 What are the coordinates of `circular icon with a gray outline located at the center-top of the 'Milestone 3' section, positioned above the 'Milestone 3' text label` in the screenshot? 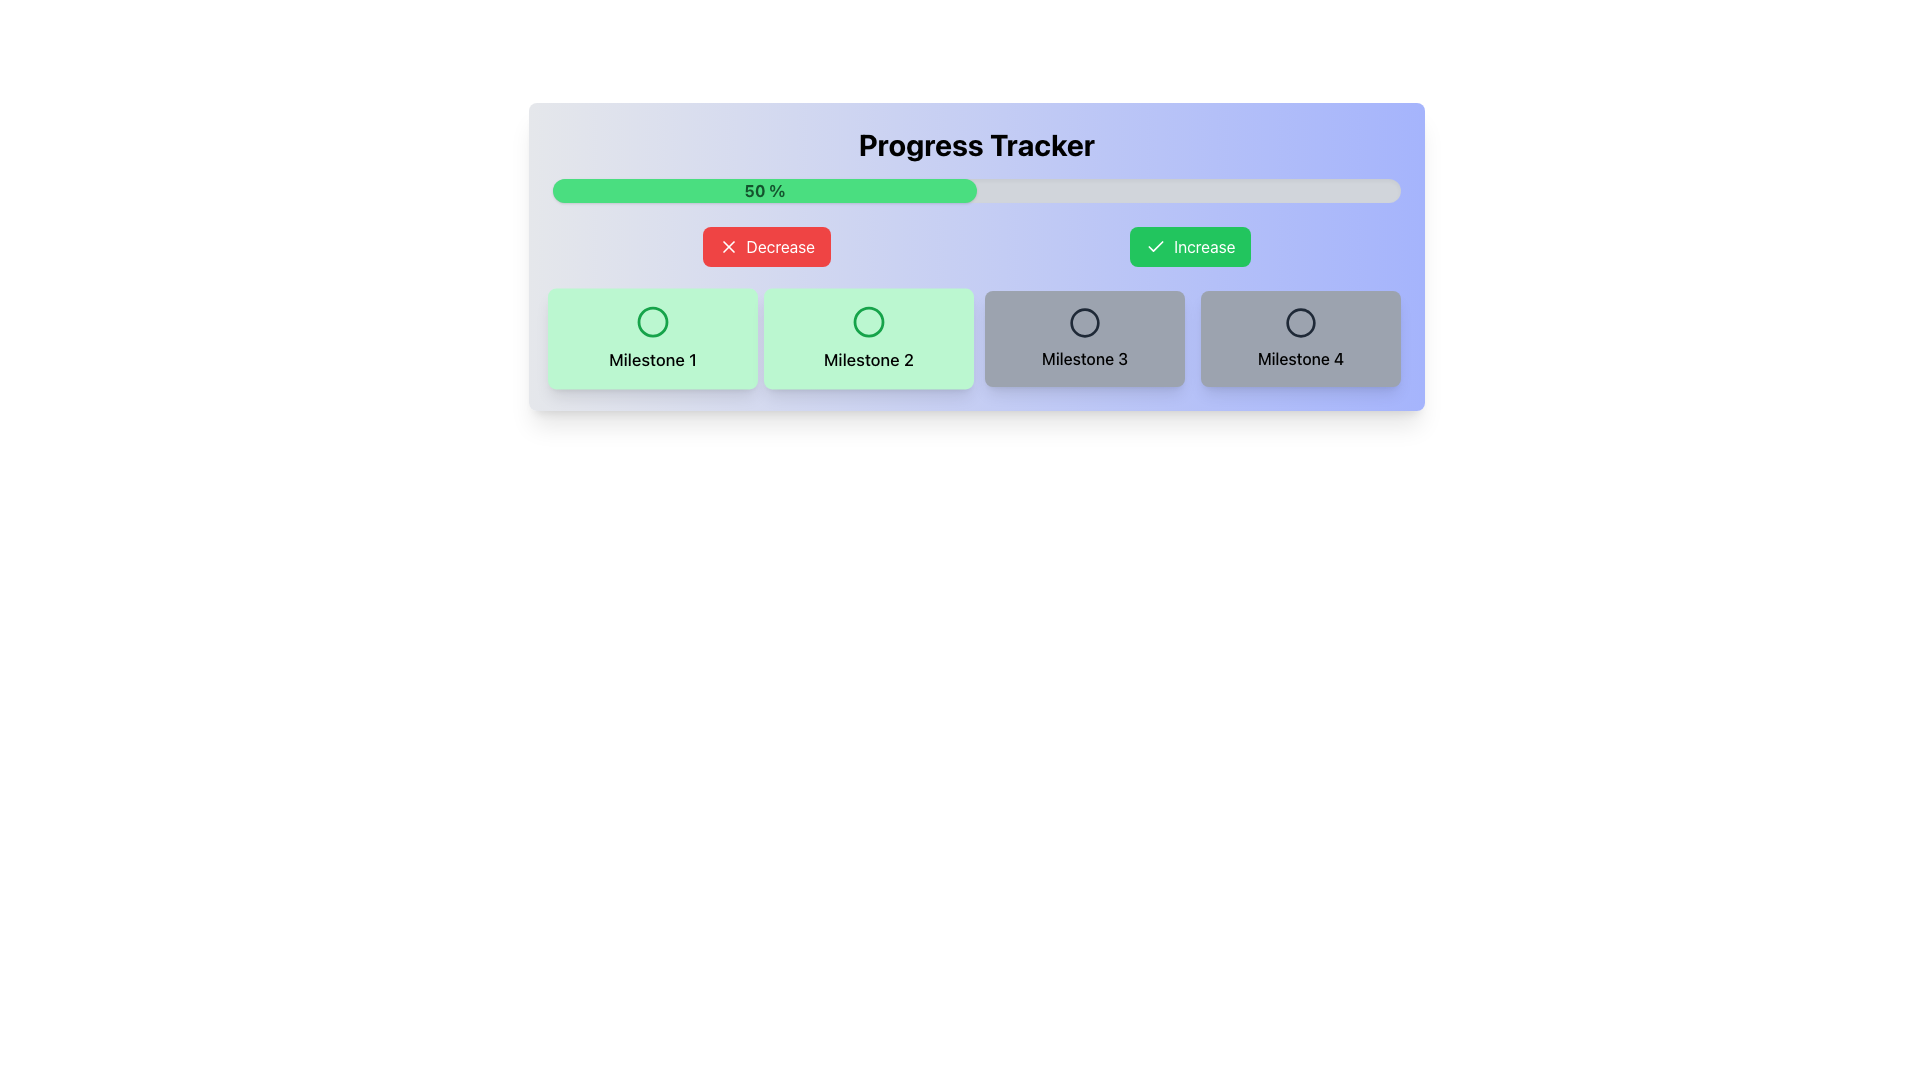 It's located at (1083, 322).